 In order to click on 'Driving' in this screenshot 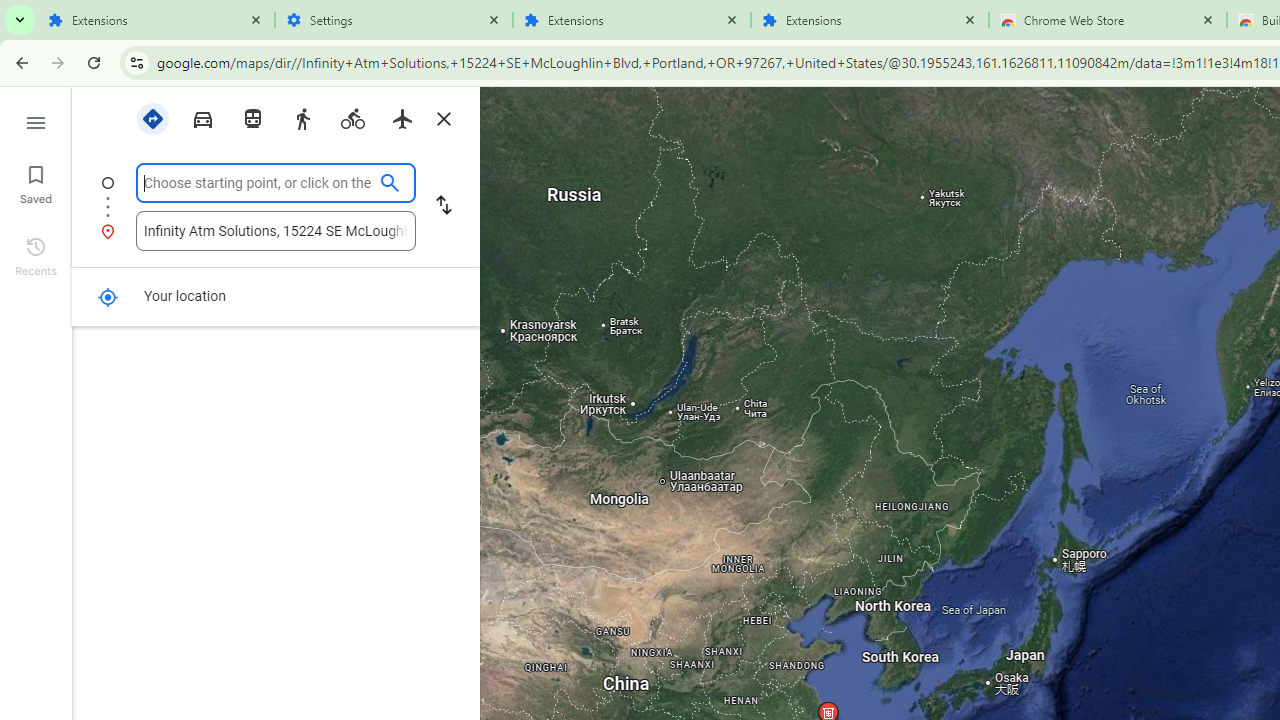, I will do `click(202, 117)`.